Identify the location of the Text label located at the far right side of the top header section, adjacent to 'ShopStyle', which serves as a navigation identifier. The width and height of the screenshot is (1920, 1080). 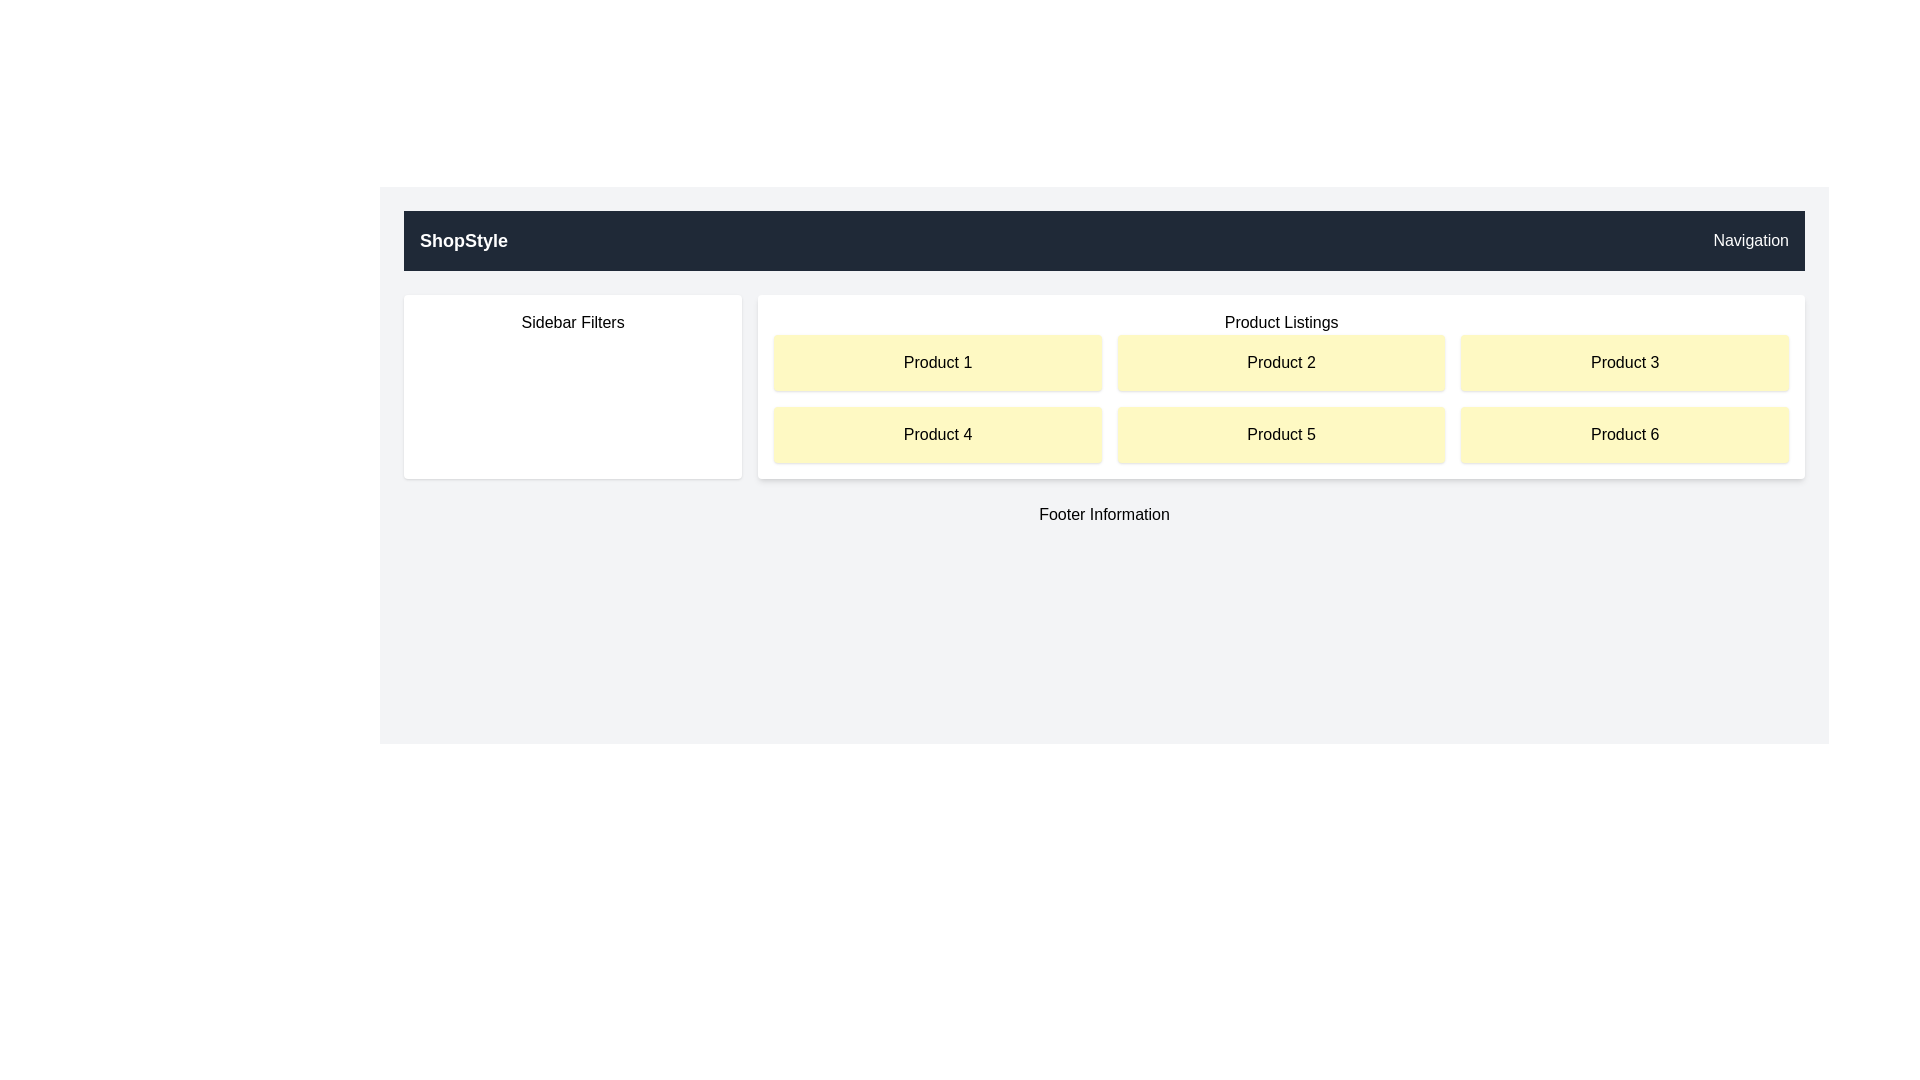
(1750, 239).